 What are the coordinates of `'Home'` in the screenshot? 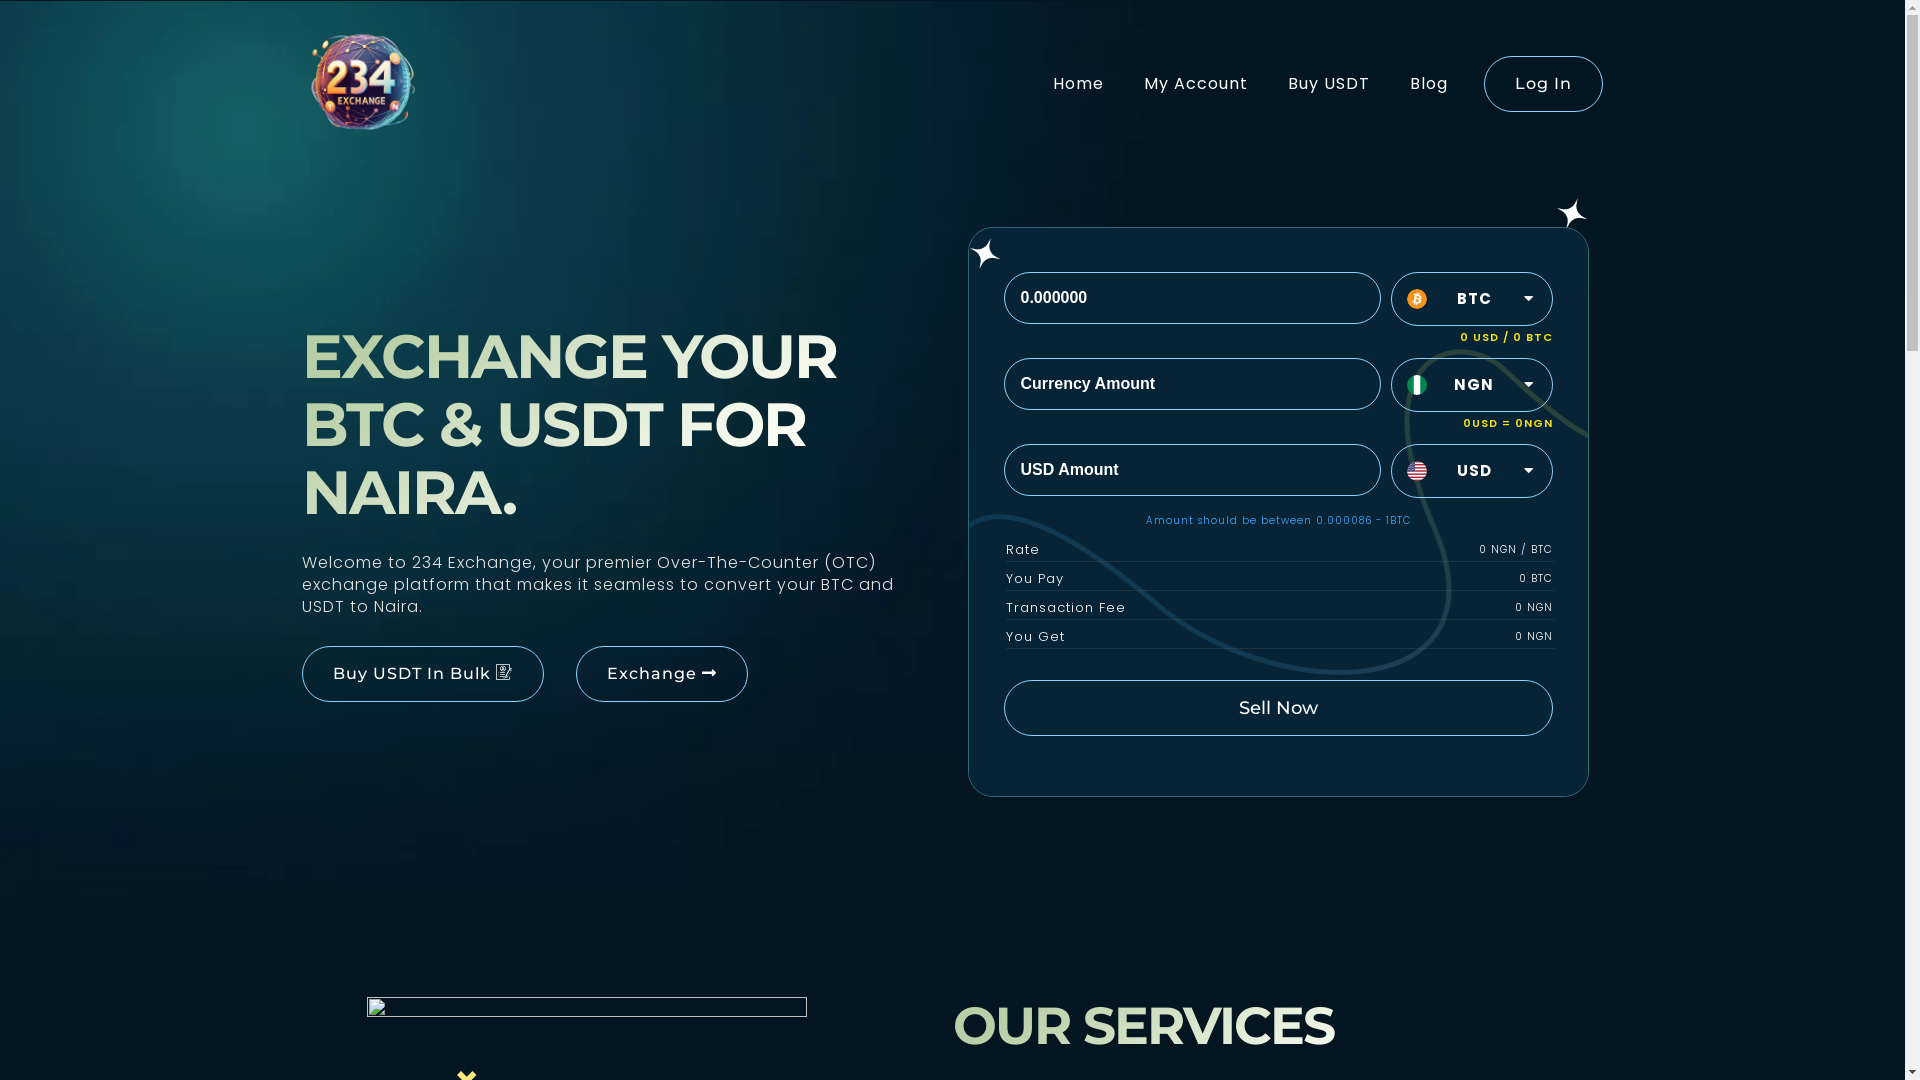 It's located at (1076, 83).